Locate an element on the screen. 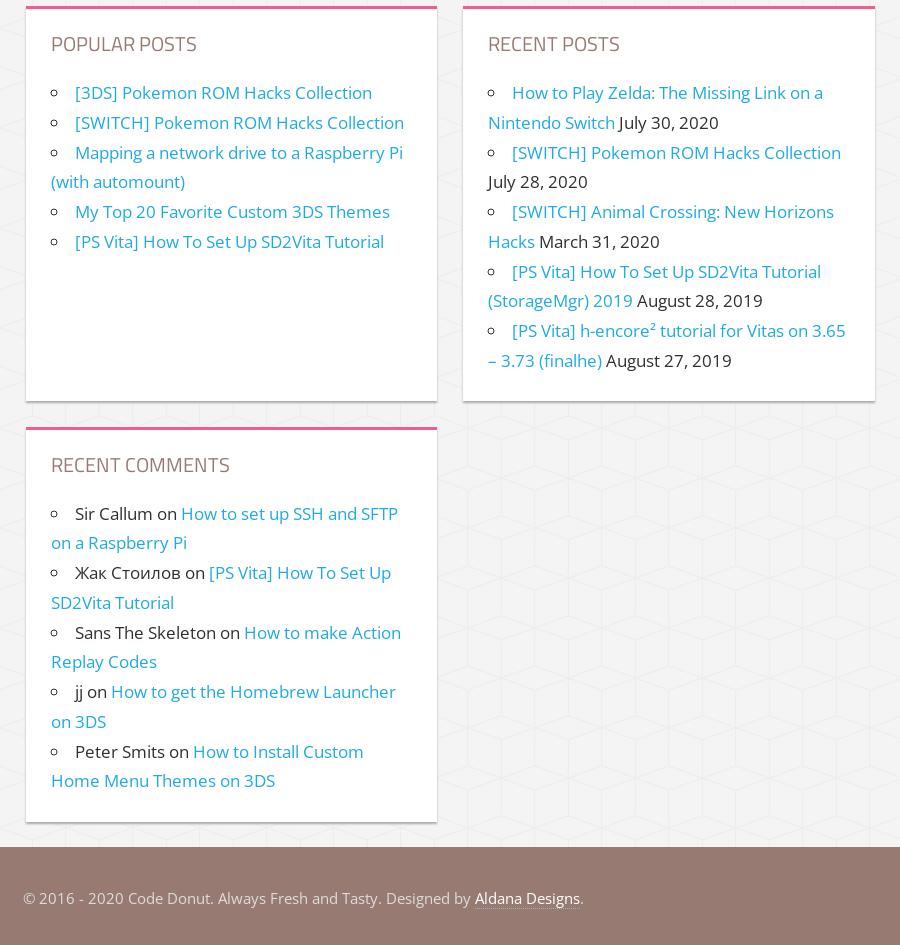 The width and height of the screenshot is (900, 945). 'July 30, 2020' is located at coordinates (668, 120).